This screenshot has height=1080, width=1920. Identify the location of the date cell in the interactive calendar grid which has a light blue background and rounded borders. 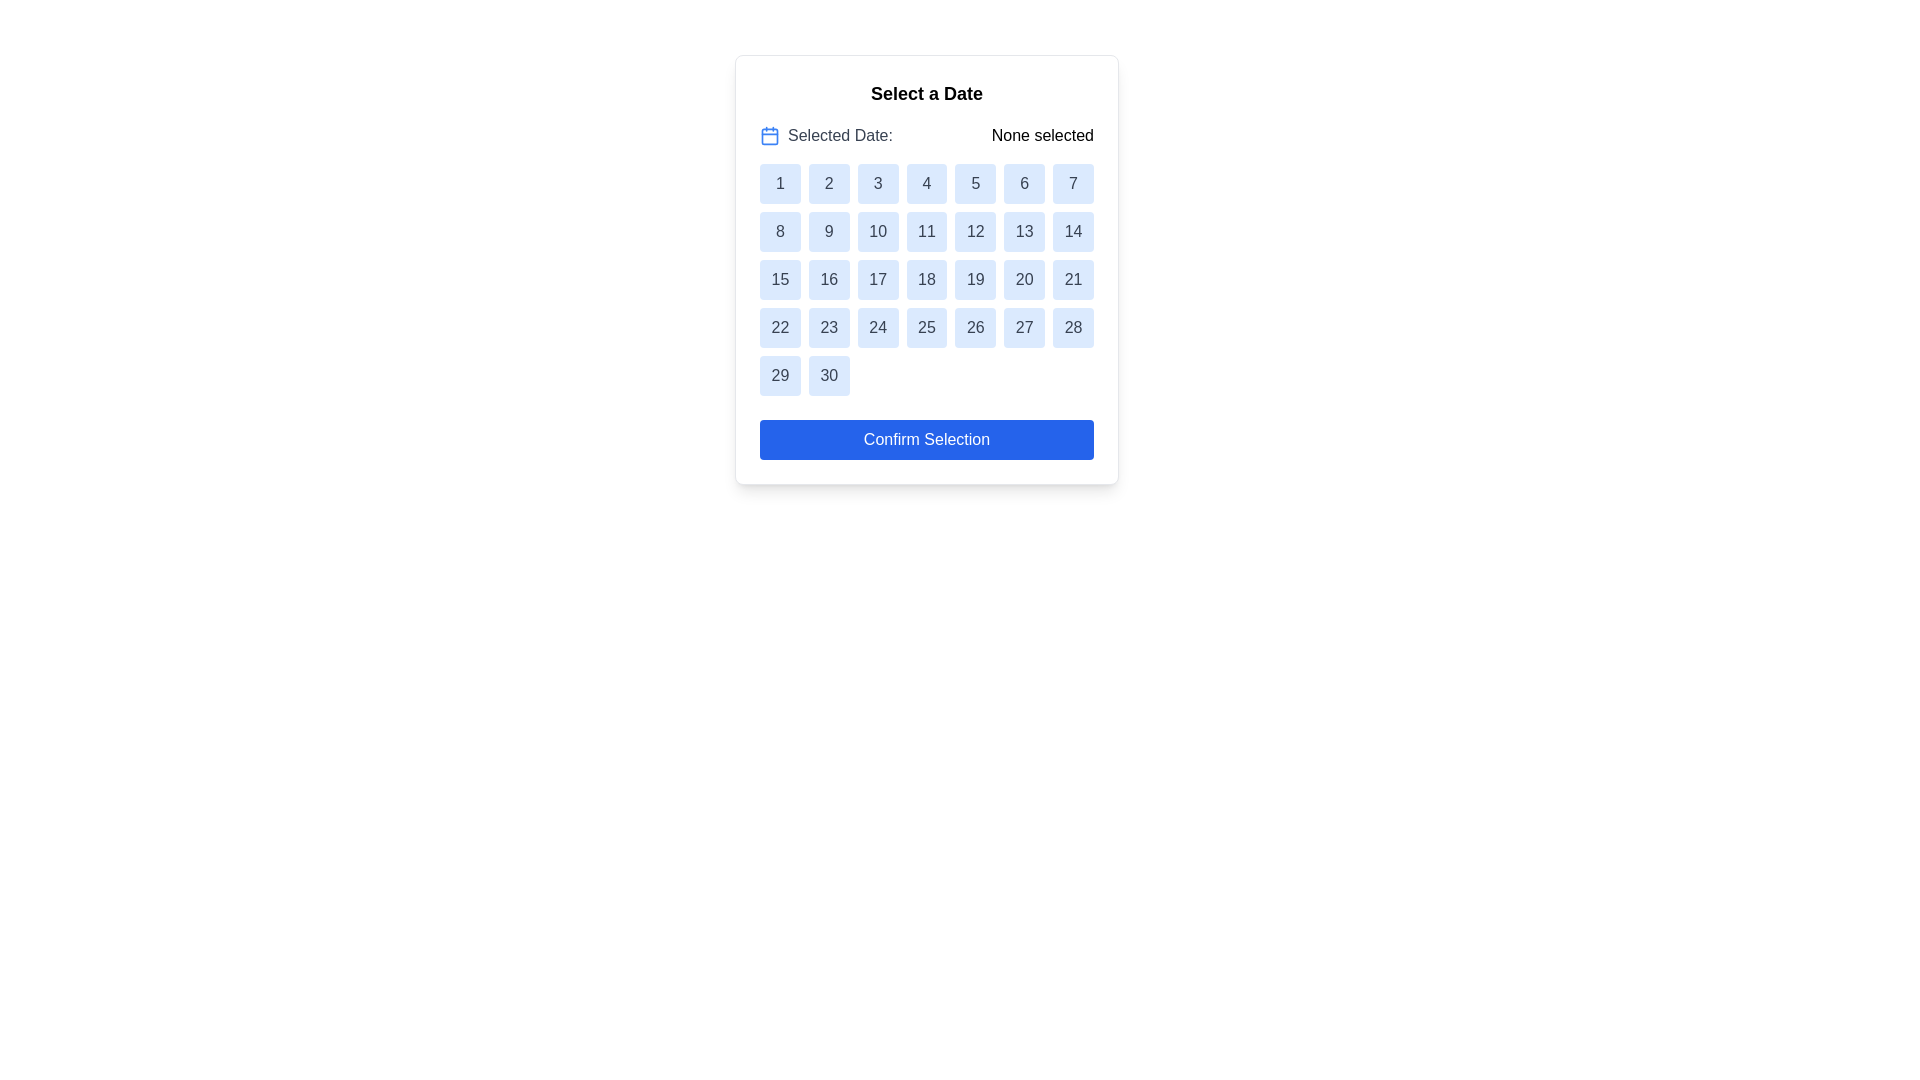
(925, 280).